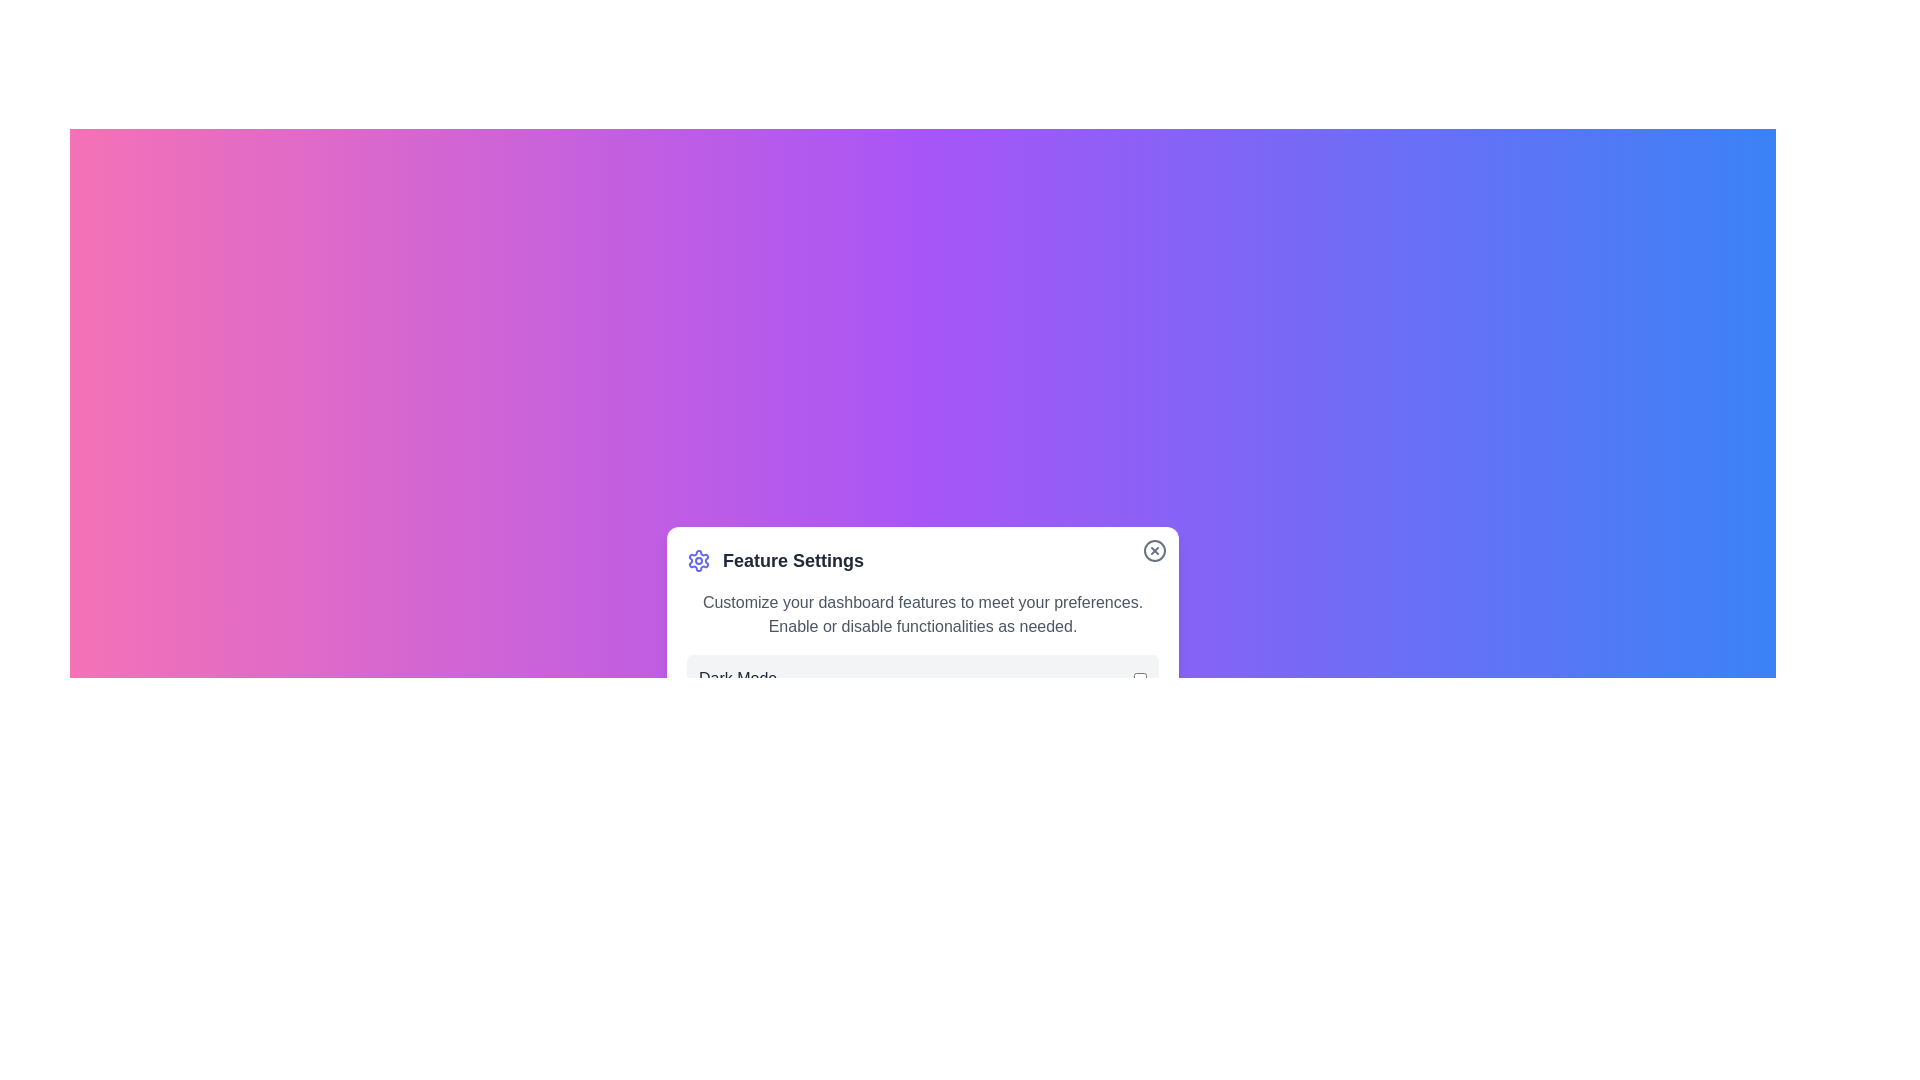 The height and width of the screenshot is (1080, 1920). Describe the element at coordinates (699, 560) in the screenshot. I see `the settings icon located at the top-left corner of the 'Feature Settings' modal as a placeholder for feature customization` at that location.